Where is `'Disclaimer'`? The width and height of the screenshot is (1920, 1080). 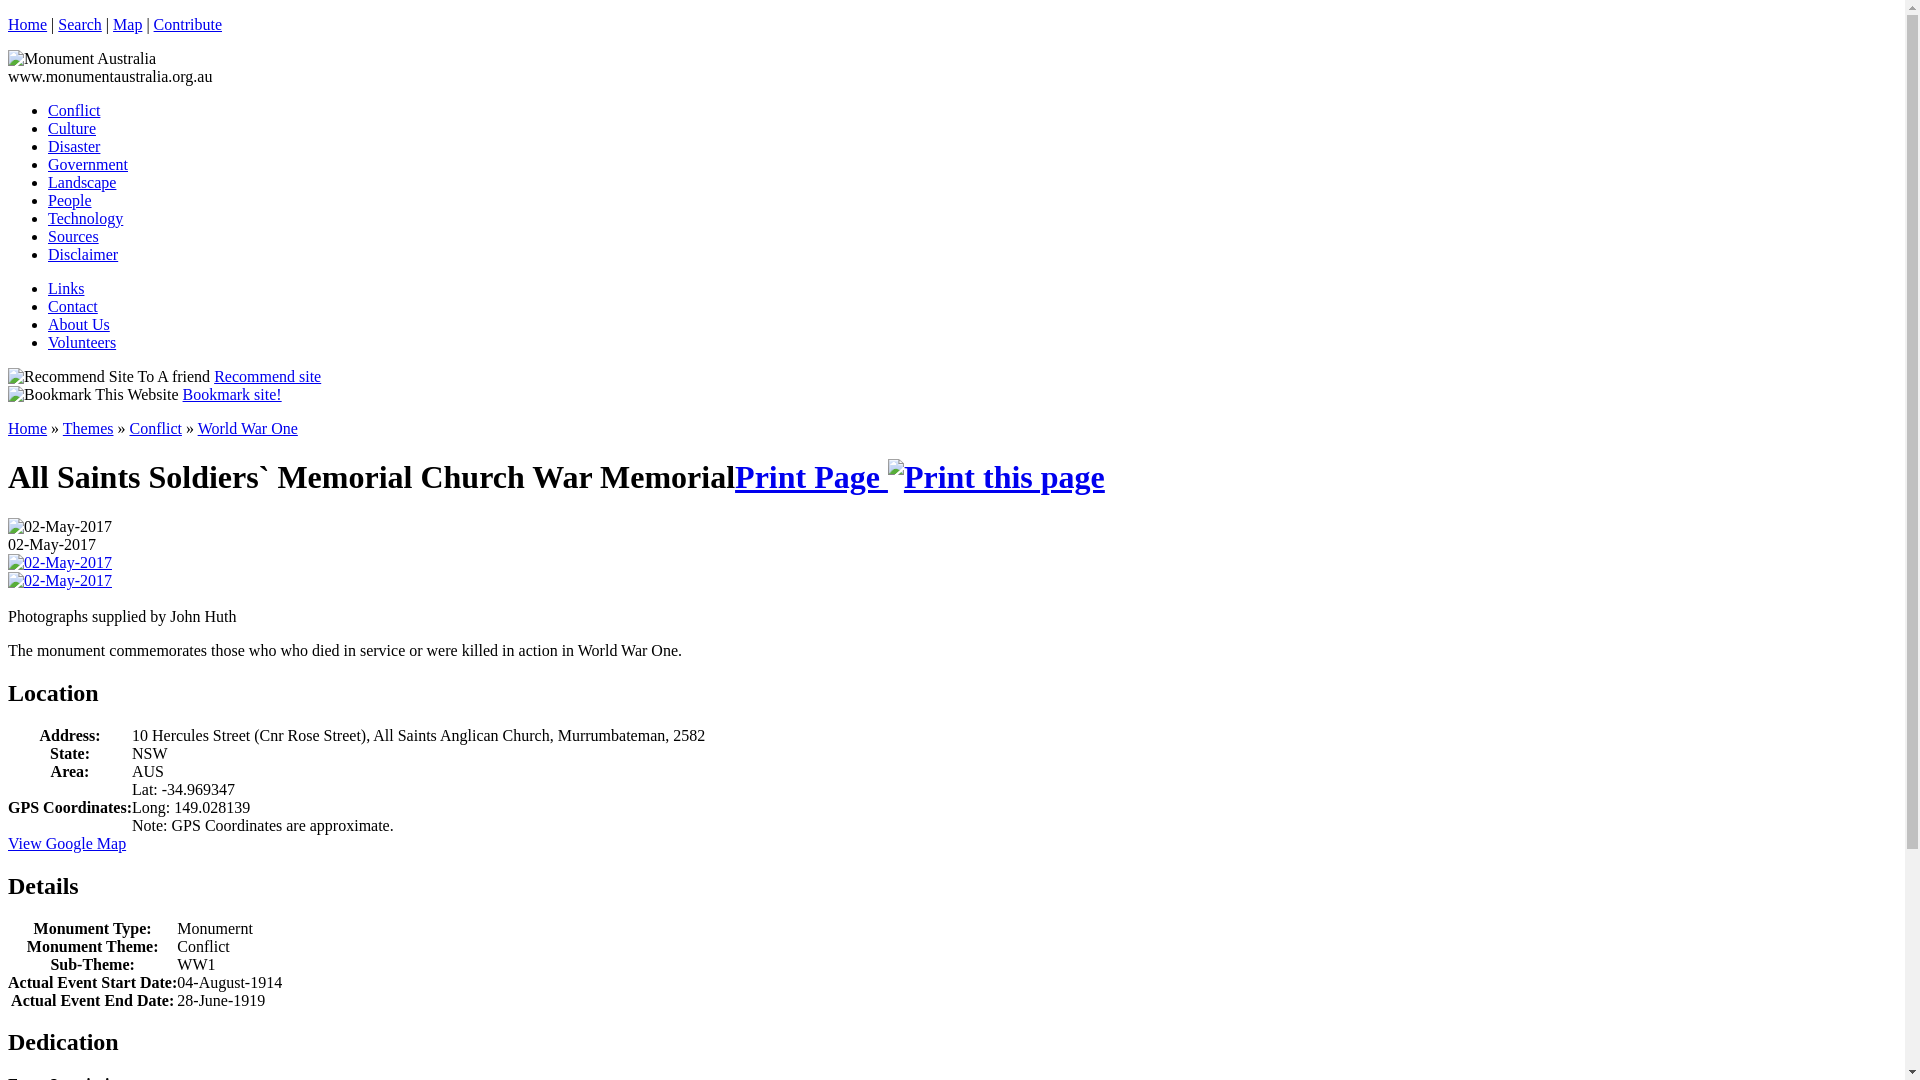
'Disclaimer' is located at coordinates (81, 253).